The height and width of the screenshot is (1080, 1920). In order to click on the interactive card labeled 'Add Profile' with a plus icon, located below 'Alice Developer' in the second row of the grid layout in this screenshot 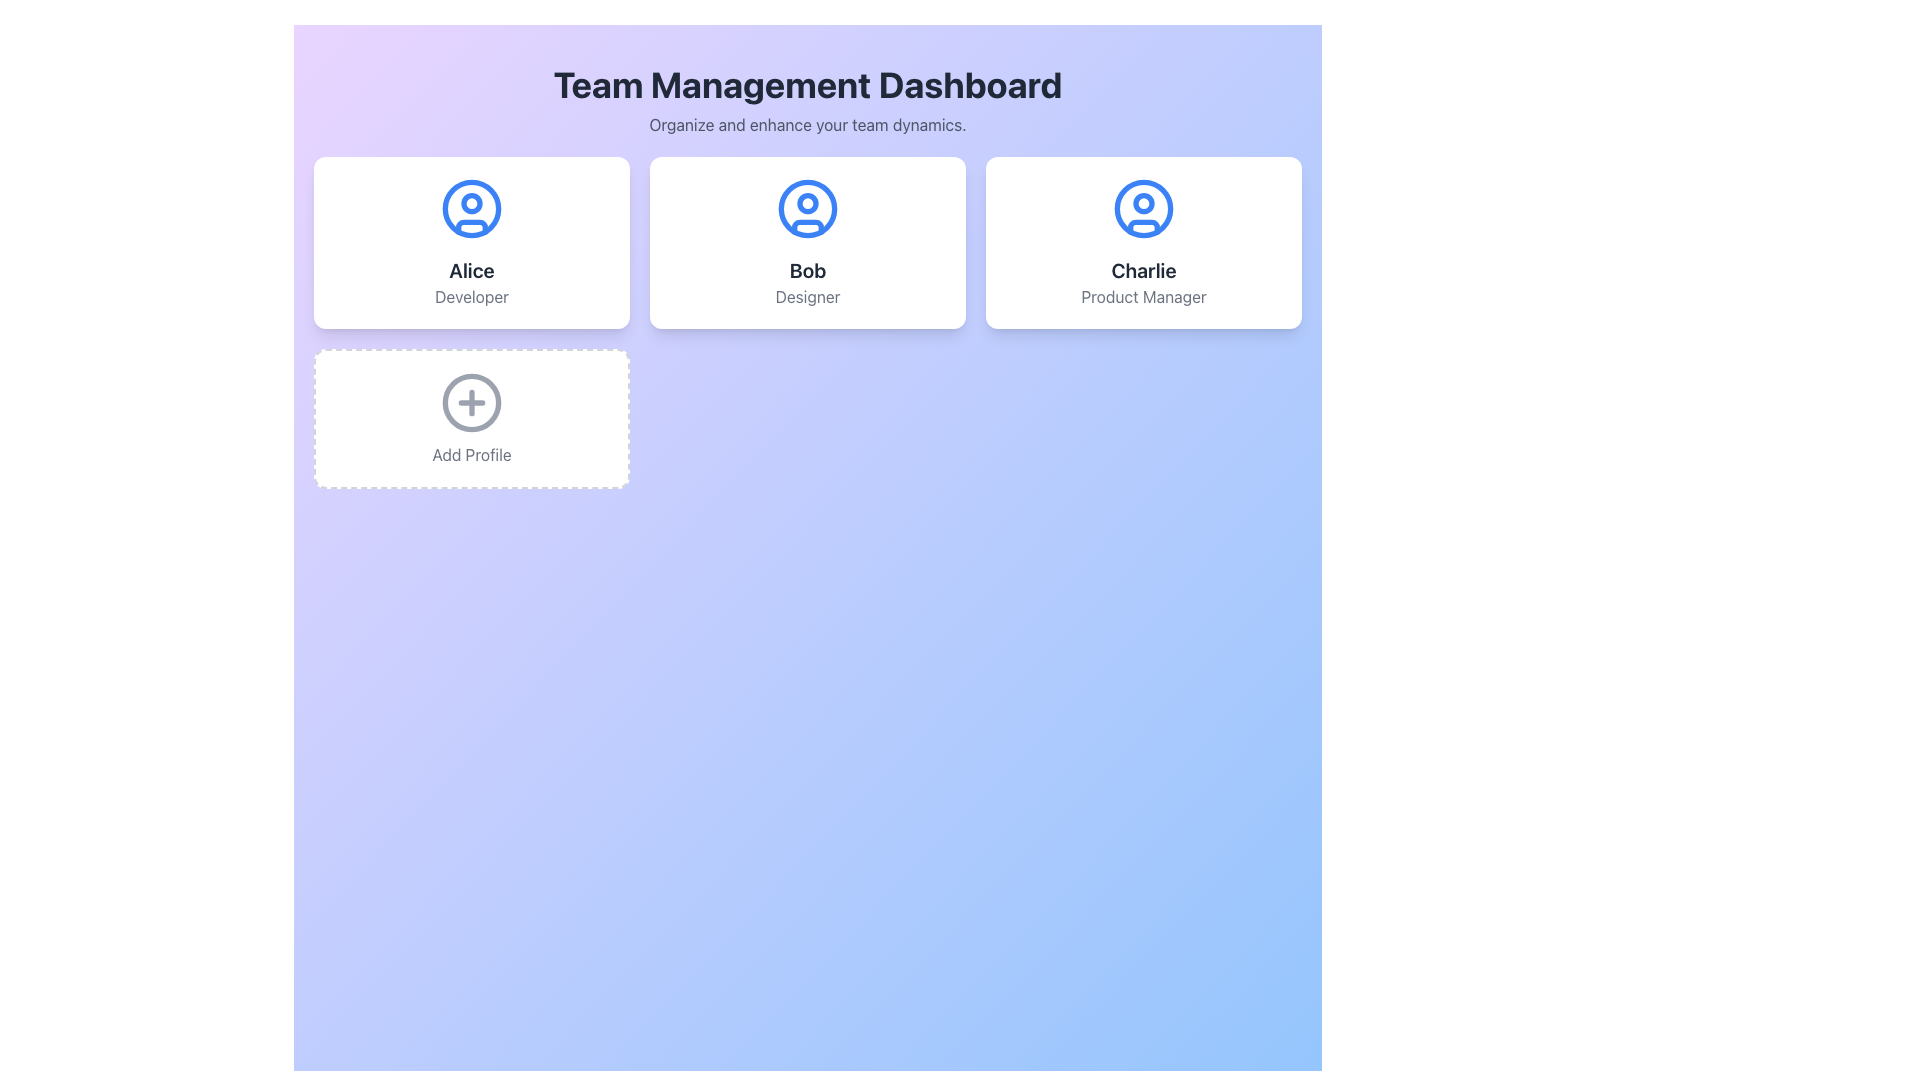, I will do `click(470, 418)`.